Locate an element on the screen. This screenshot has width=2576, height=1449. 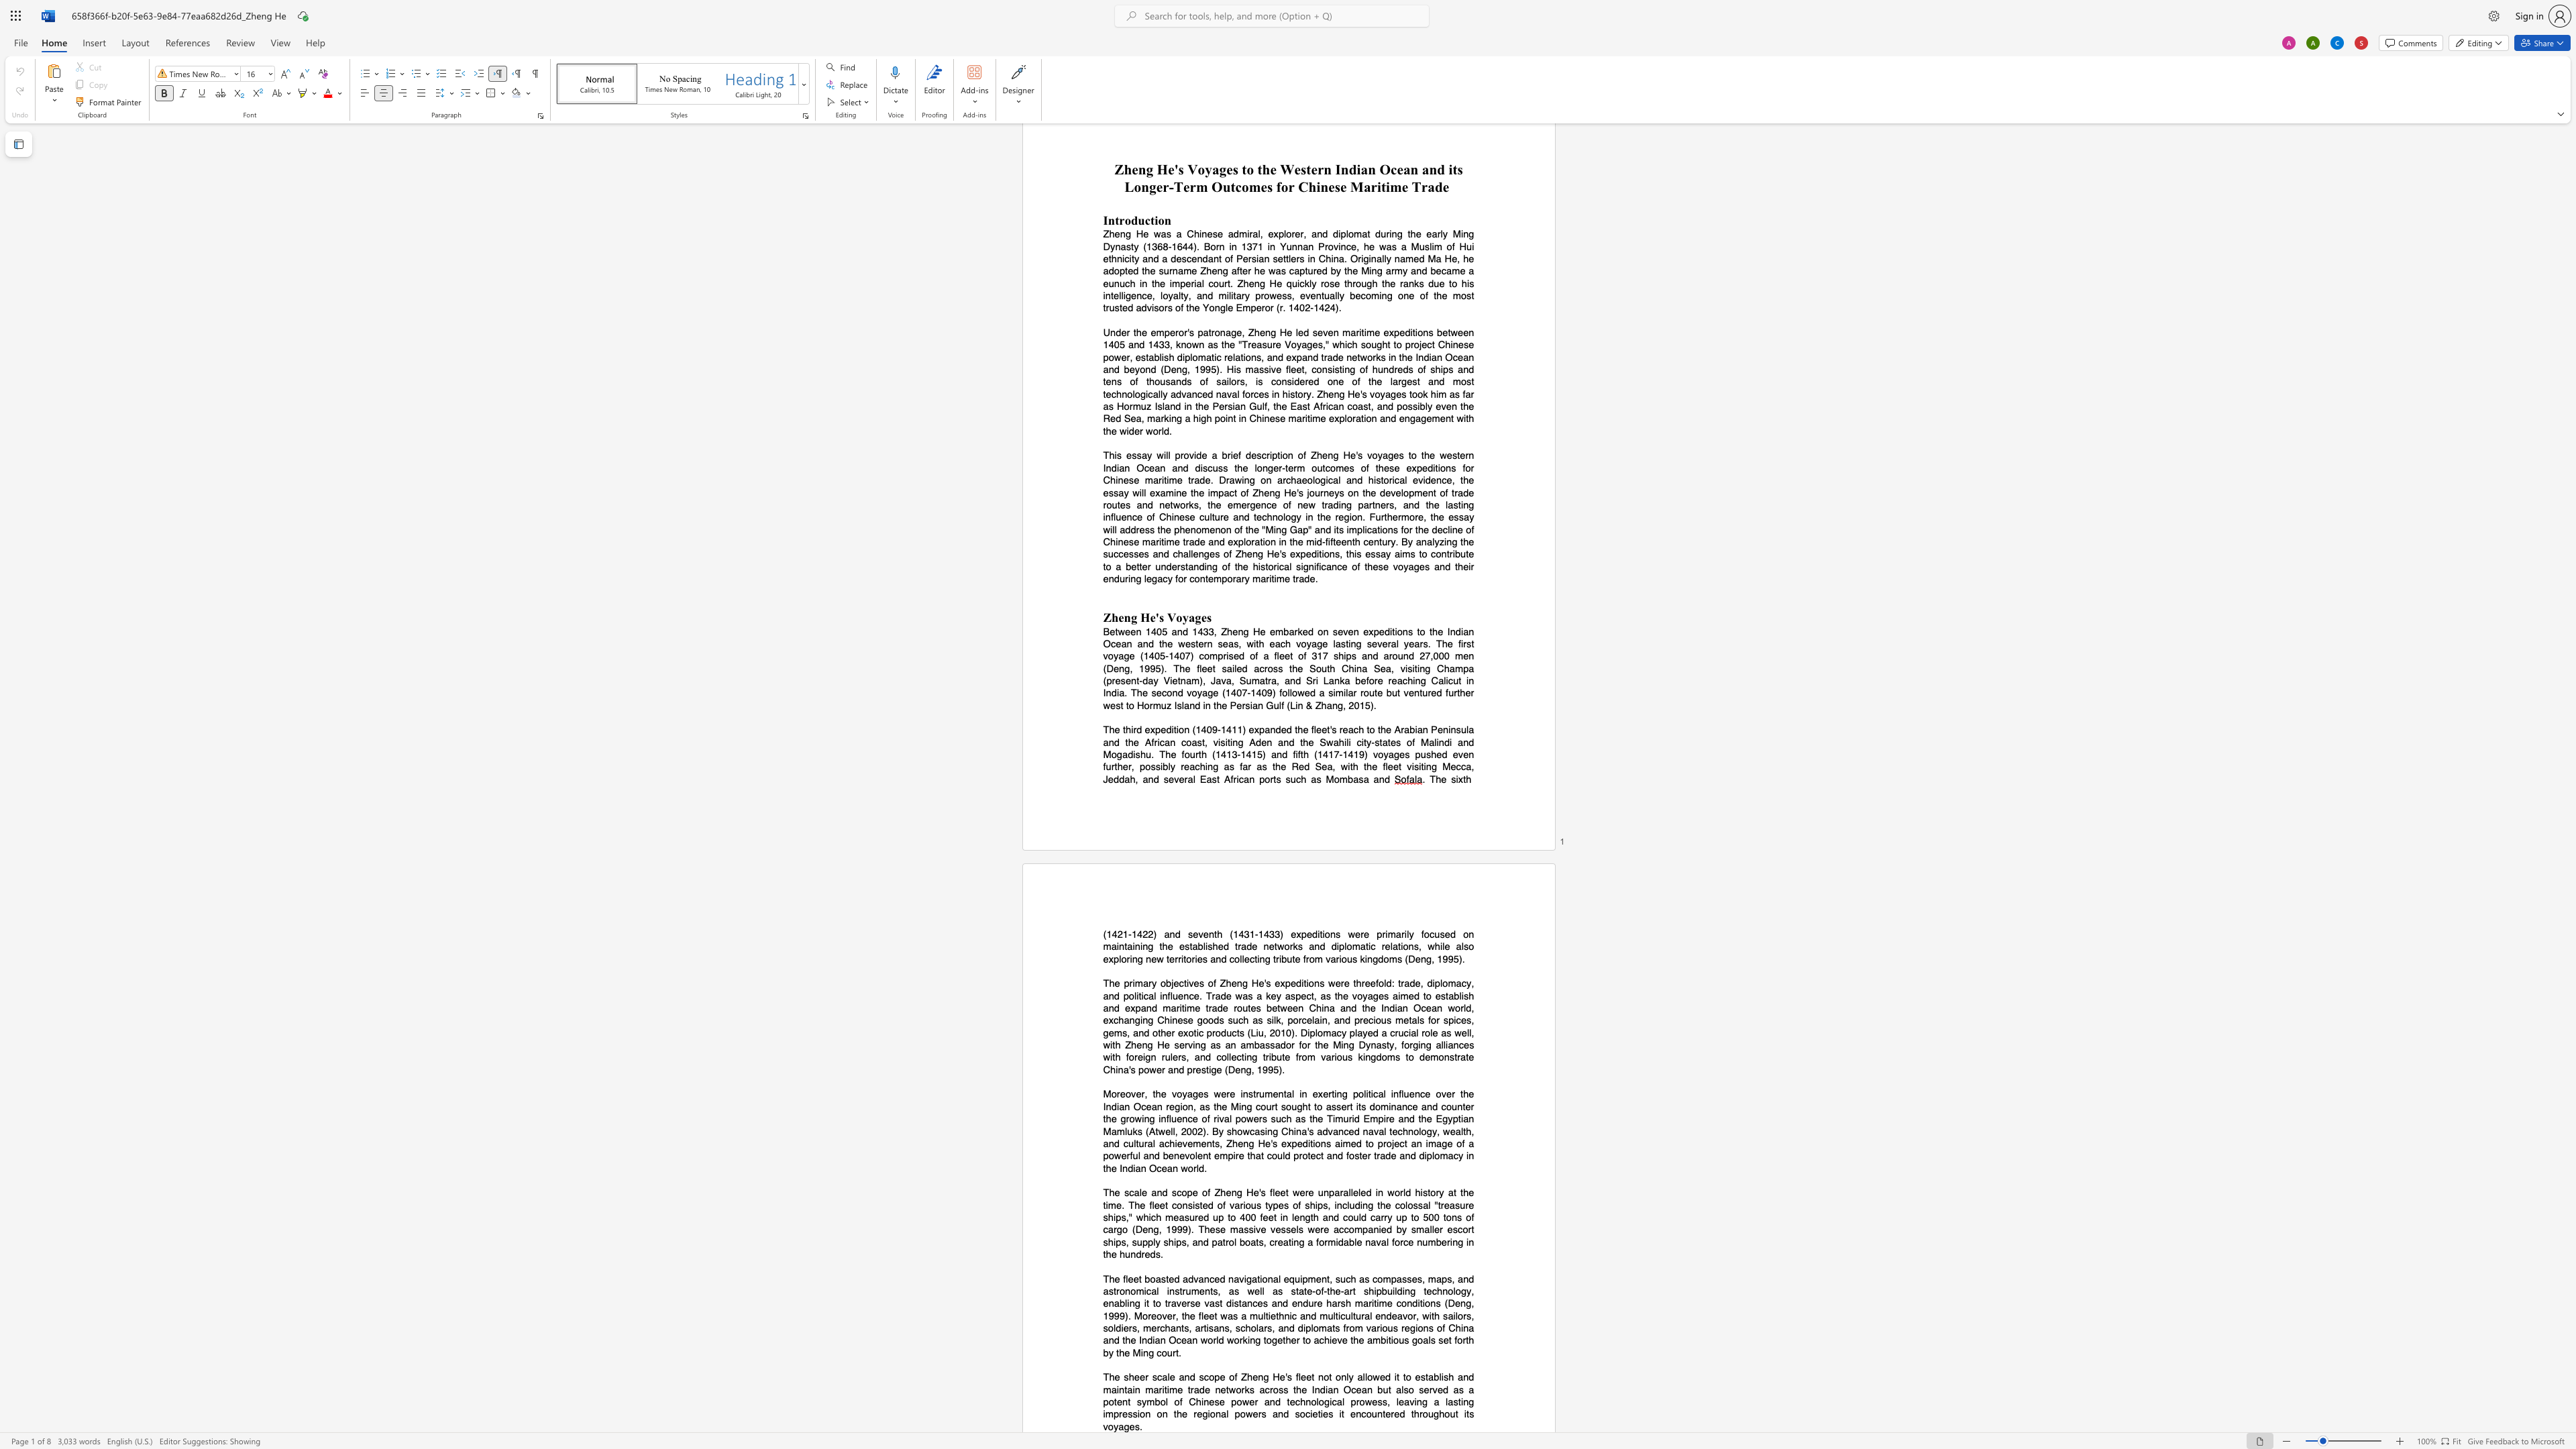
the subset text "its voya" within the text "throughout its voyages." is located at coordinates (1462, 1413).